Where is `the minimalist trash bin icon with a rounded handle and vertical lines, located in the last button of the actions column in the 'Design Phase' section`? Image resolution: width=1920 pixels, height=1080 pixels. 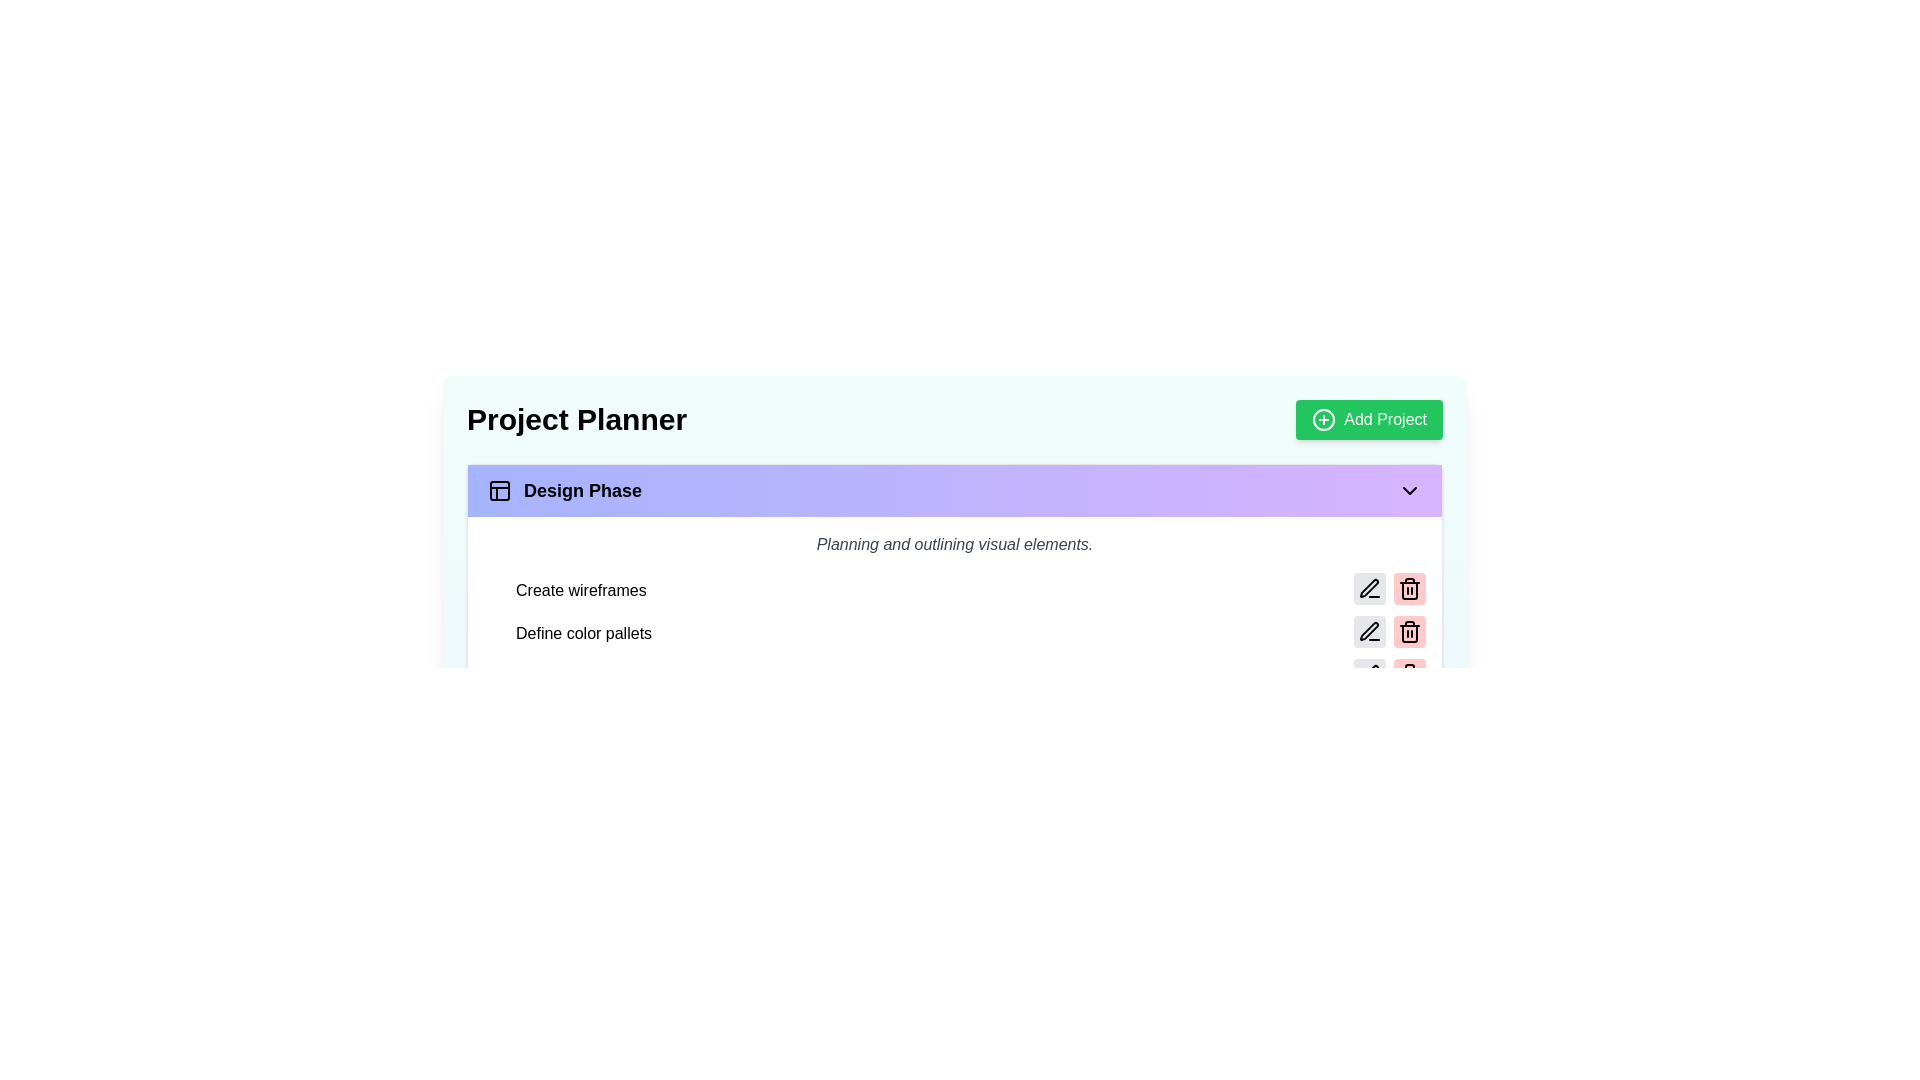 the minimalist trash bin icon with a rounded handle and vertical lines, located in the last button of the actions column in the 'Design Phase' section is located at coordinates (1409, 675).